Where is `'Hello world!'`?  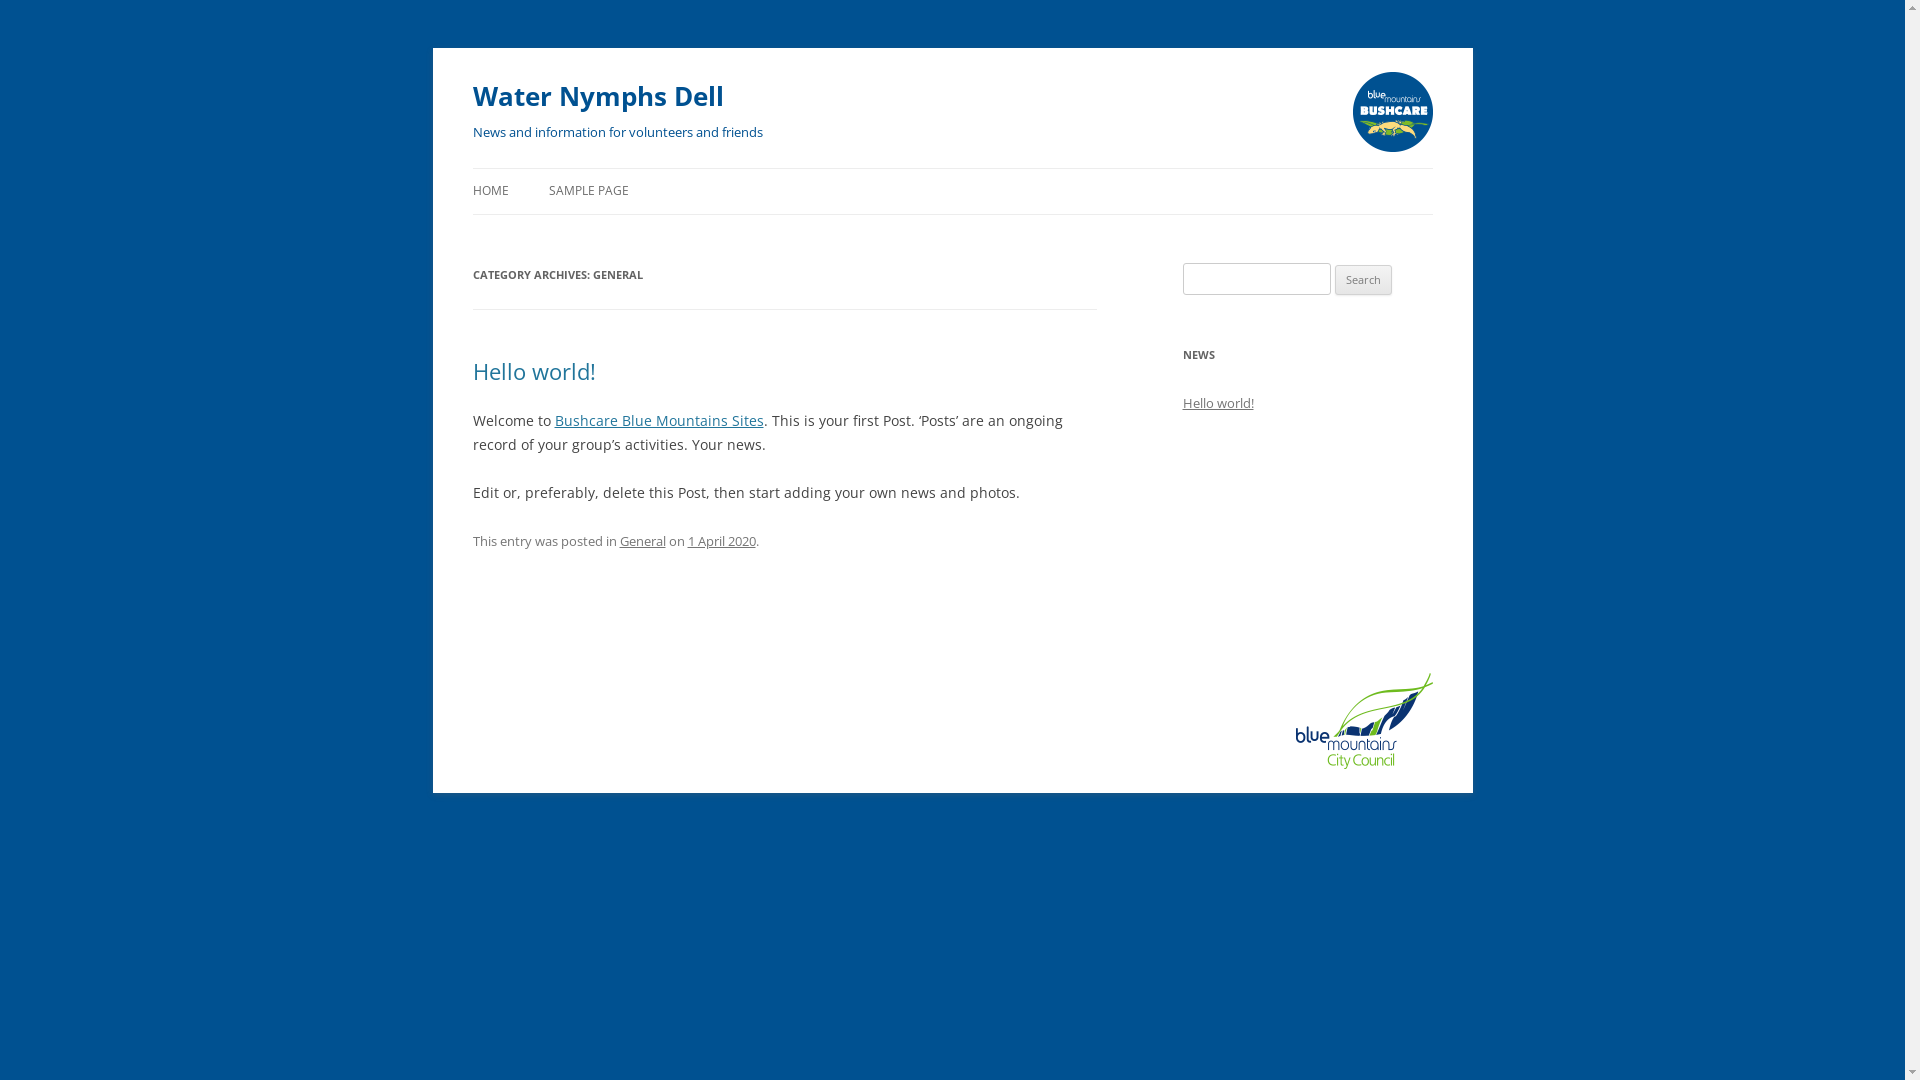 'Hello world!' is located at coordinates (1216, 402).